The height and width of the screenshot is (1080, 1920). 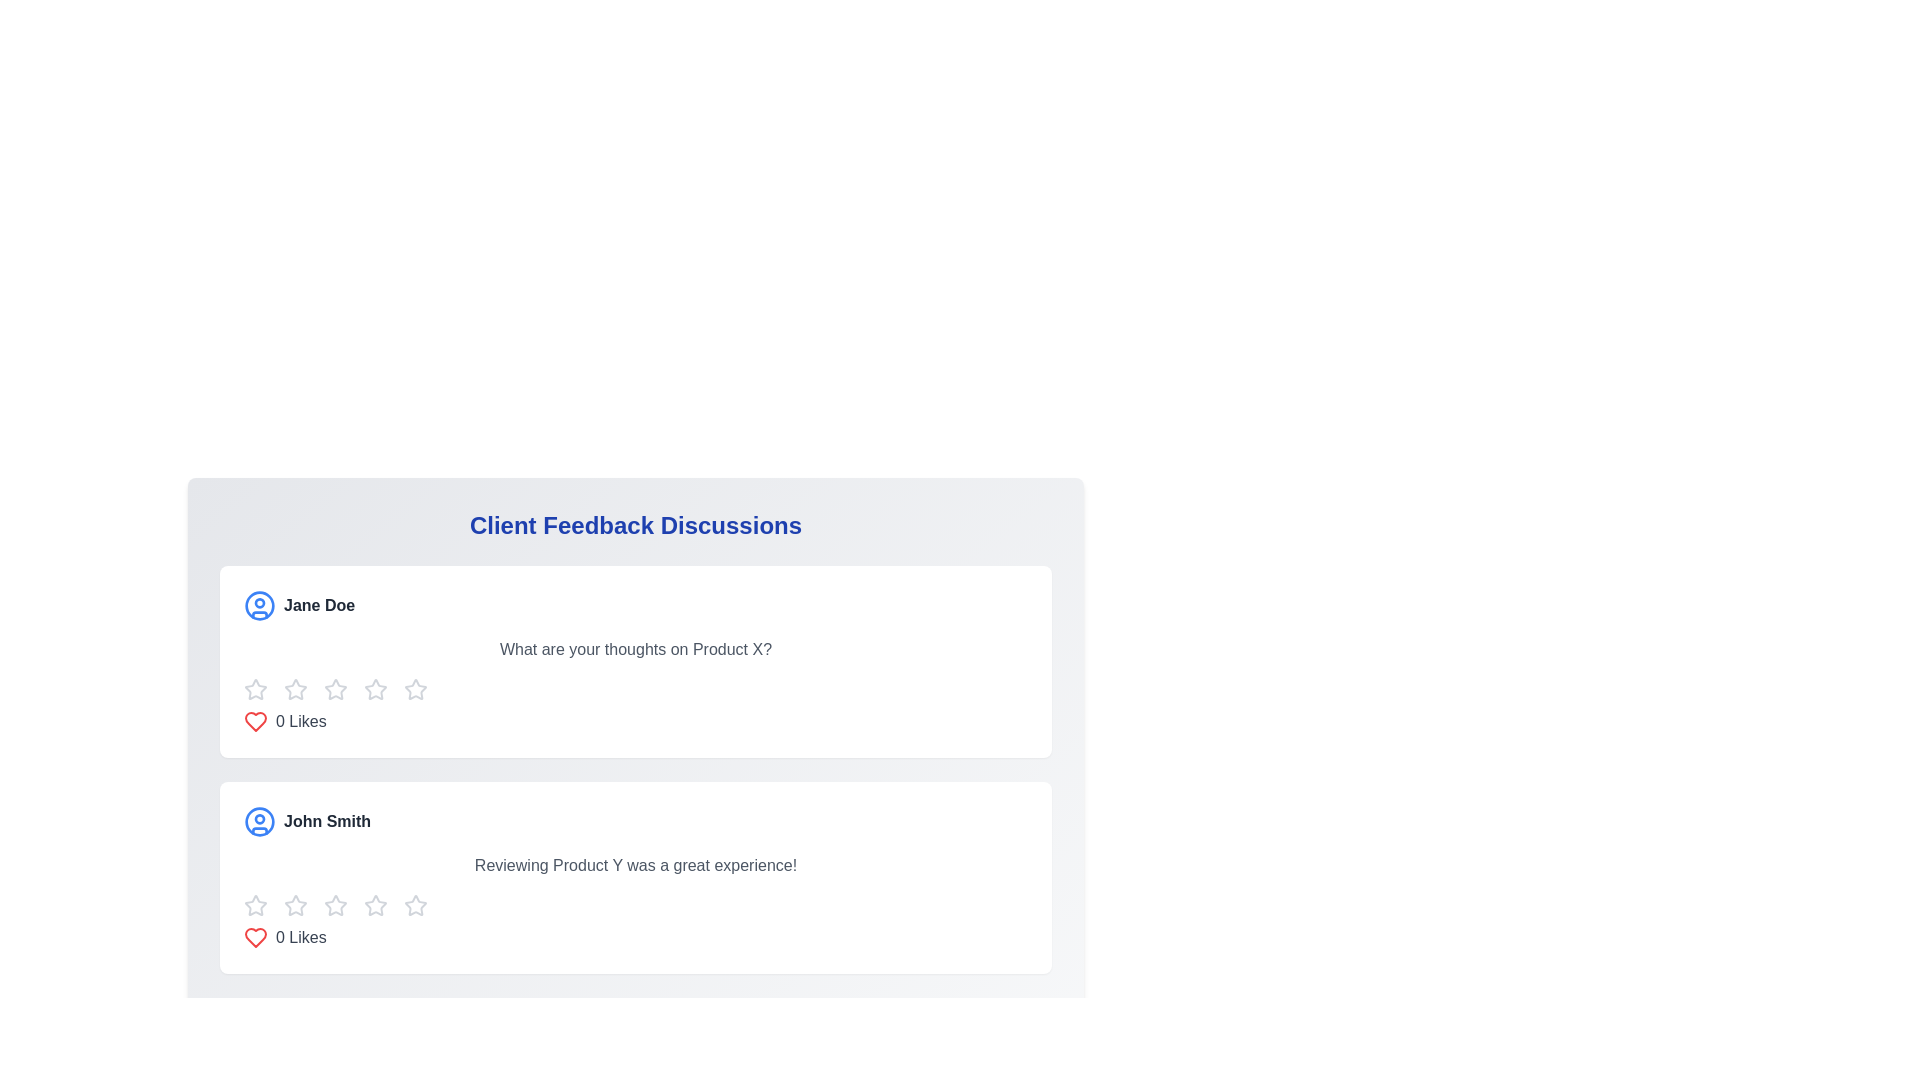 I want to click on the interactive star icons of the rating bar located in the card dedicated to 'John Smith', so click(x=634, y=906).